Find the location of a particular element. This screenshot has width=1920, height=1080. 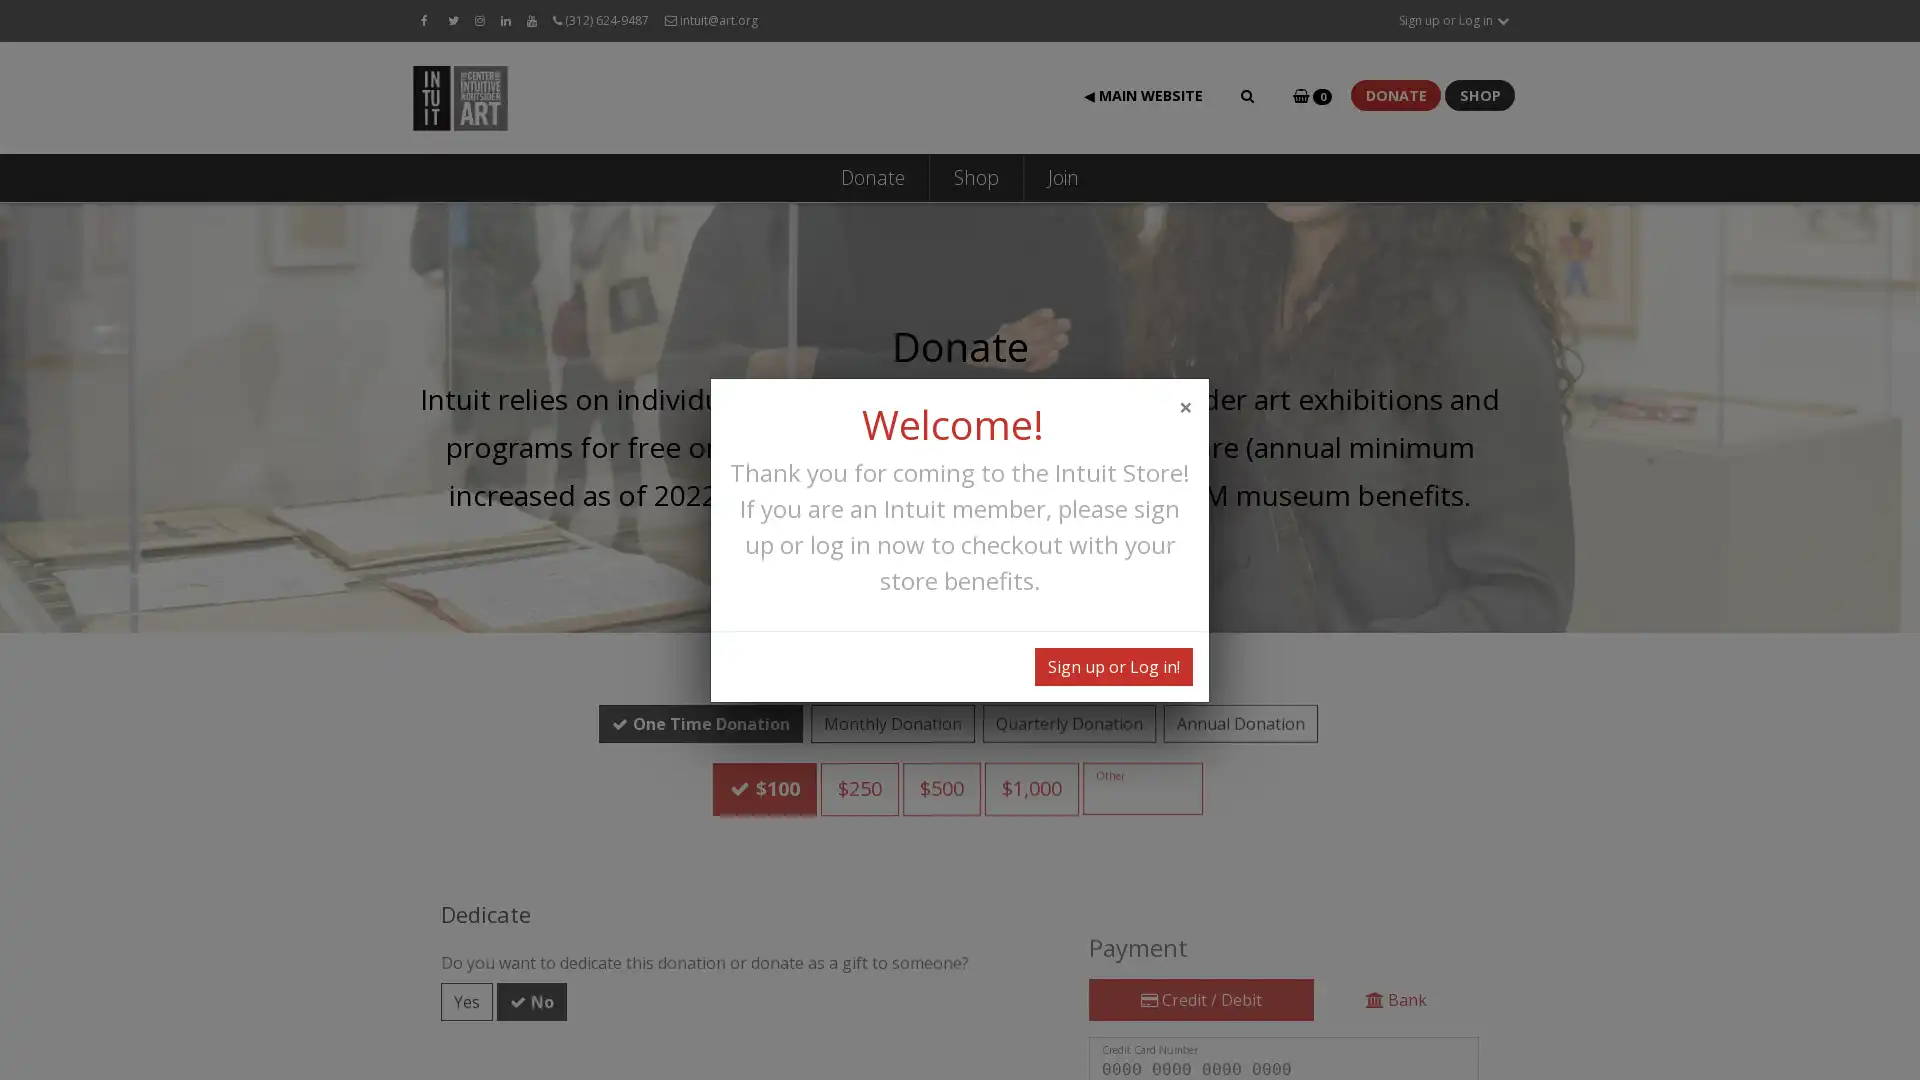

Bank is located at coordinates (1395, 930).